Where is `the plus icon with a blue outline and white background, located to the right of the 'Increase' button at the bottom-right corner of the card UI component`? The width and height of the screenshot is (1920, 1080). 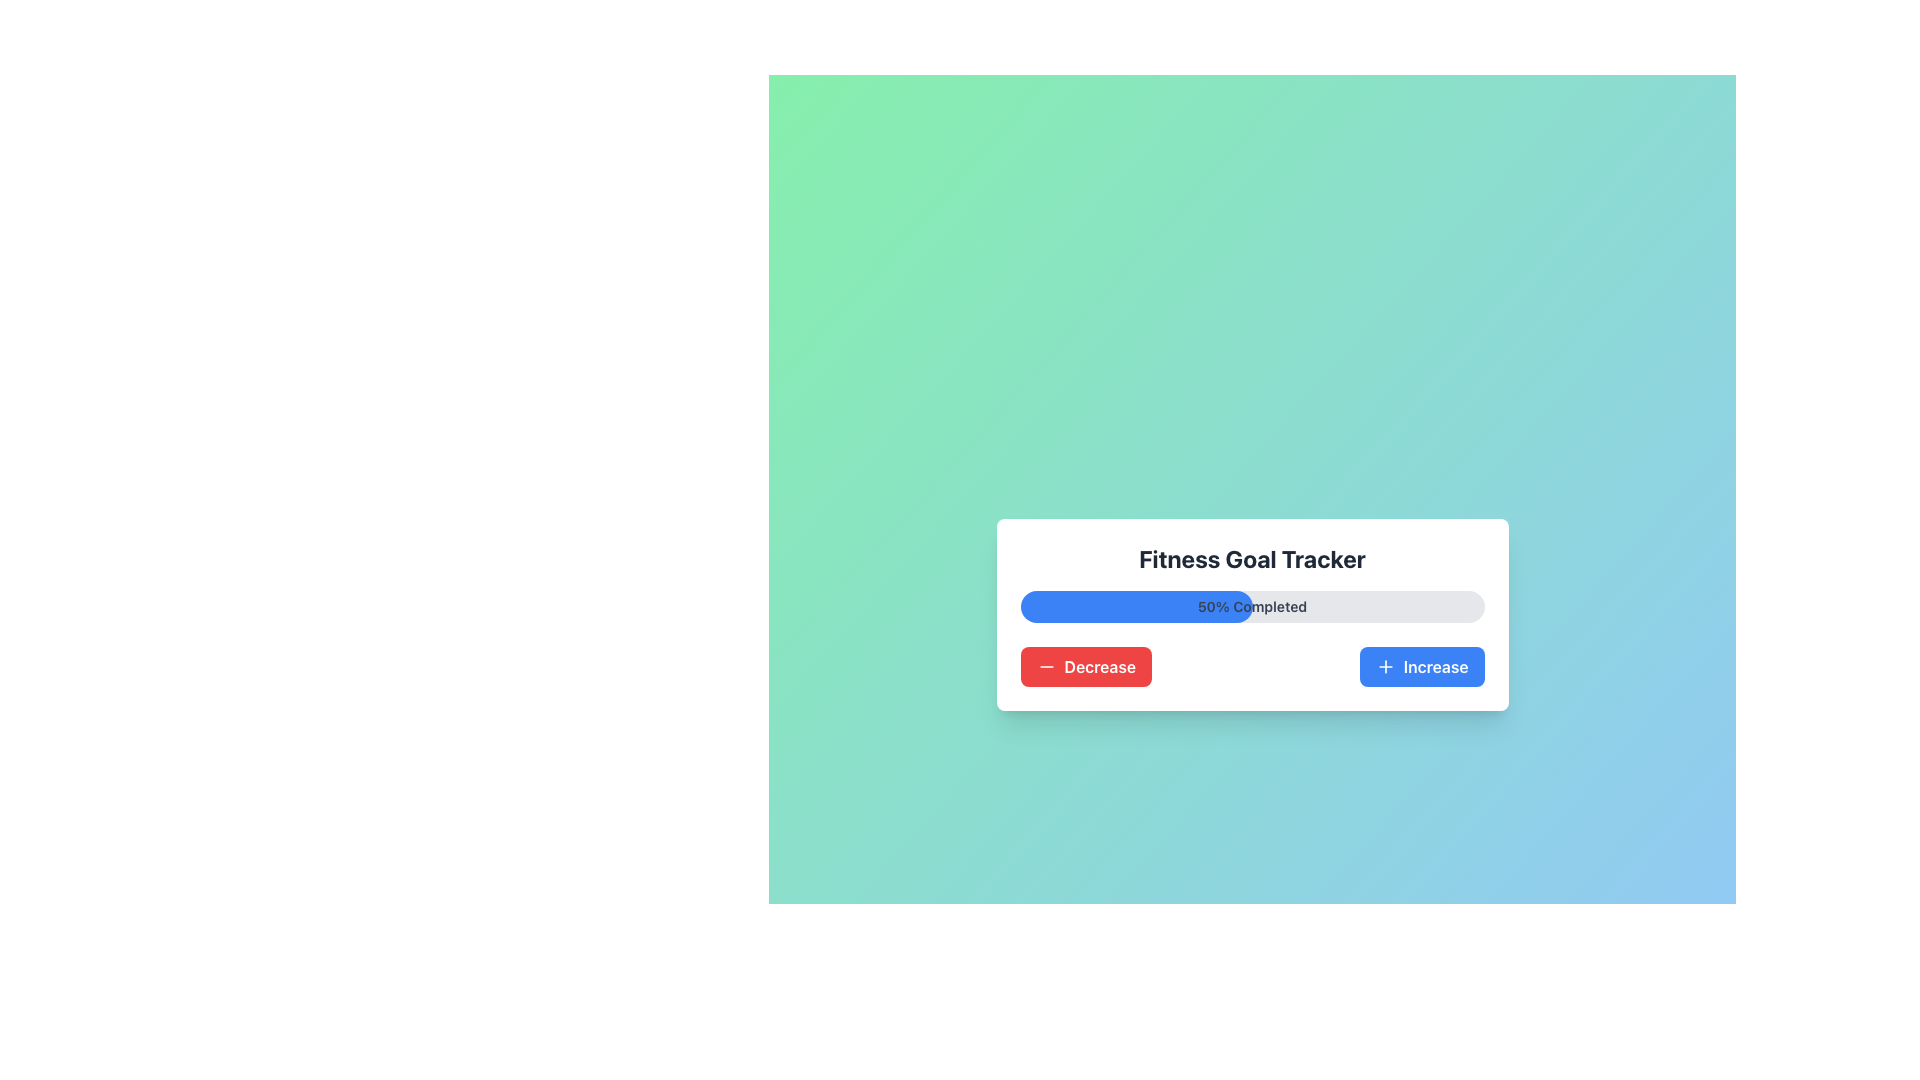
the plus icon with a blue outline and white background, located to the right of the 'Increase' button at the bottom-right corner of the card UI component is located at coordinates (1384, 667).